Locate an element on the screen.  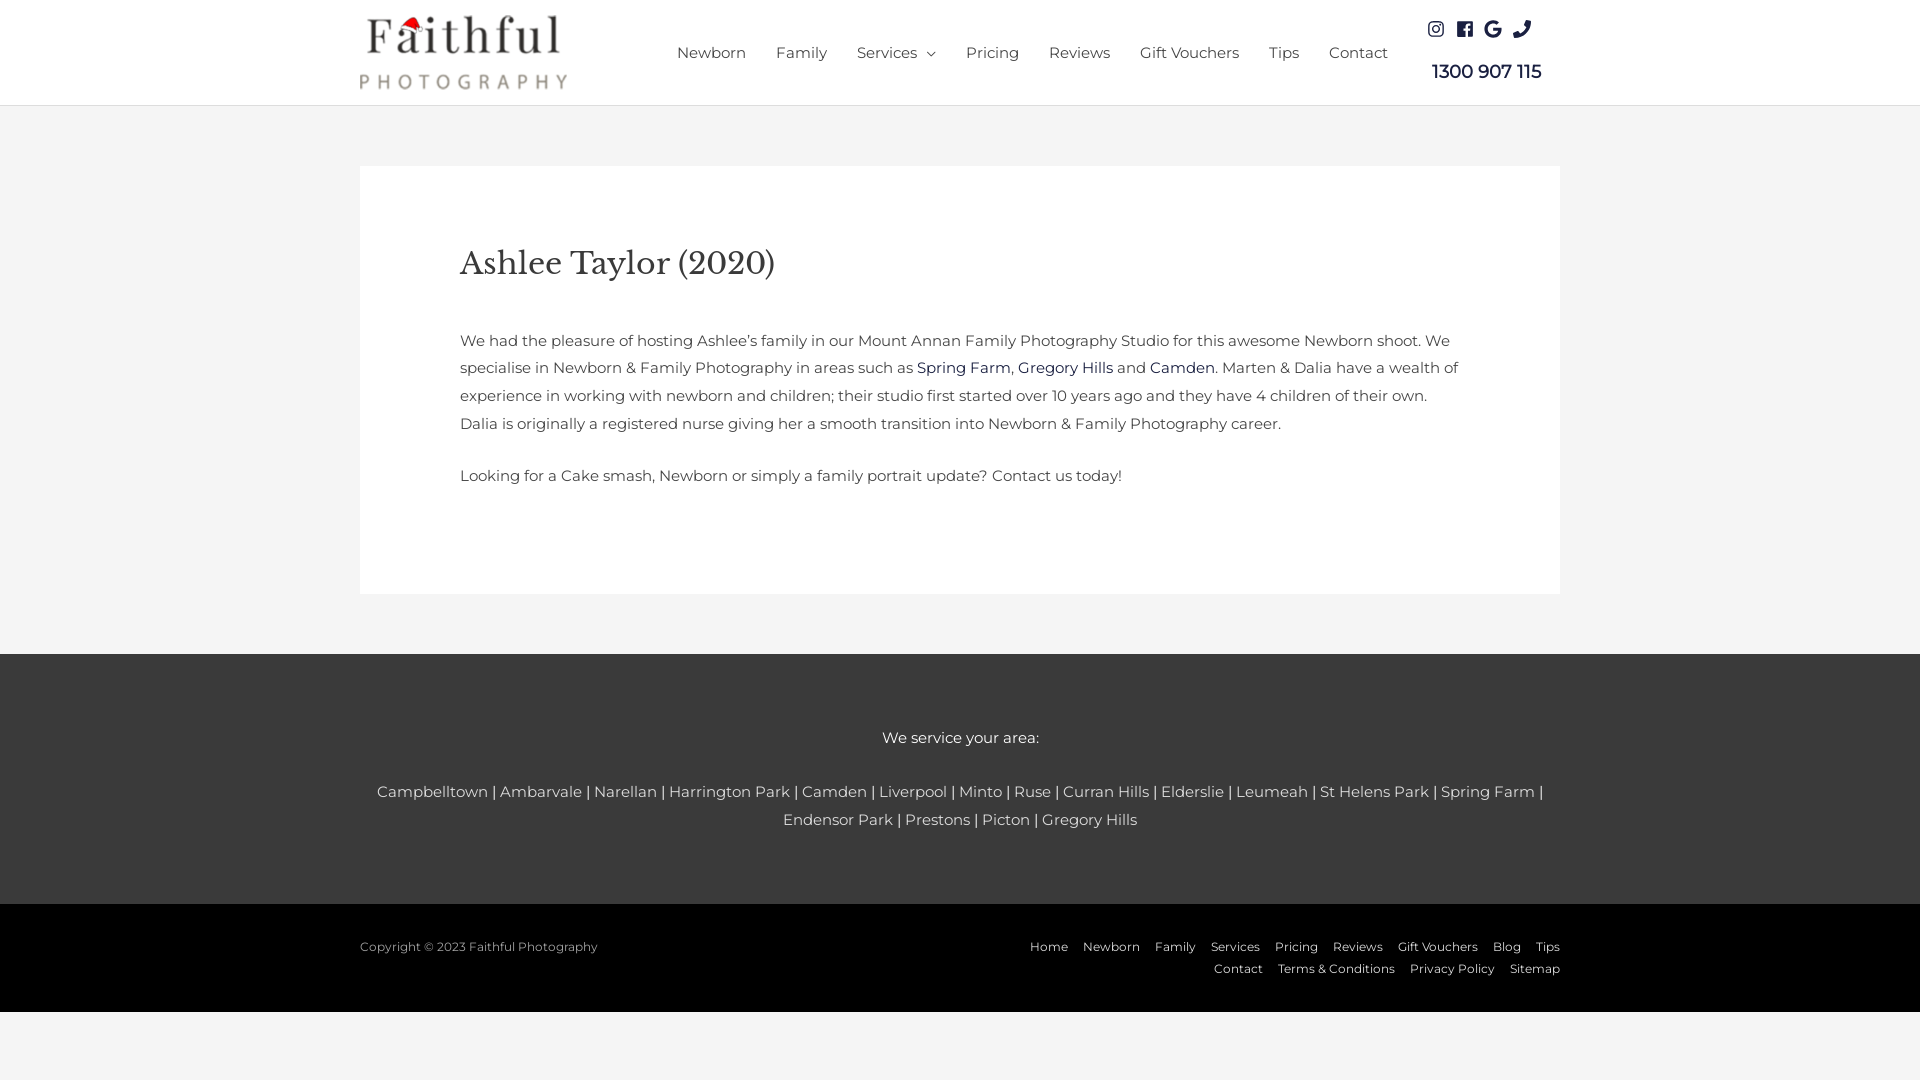
'1300 907 115' is located at coordinates (1430, 69).